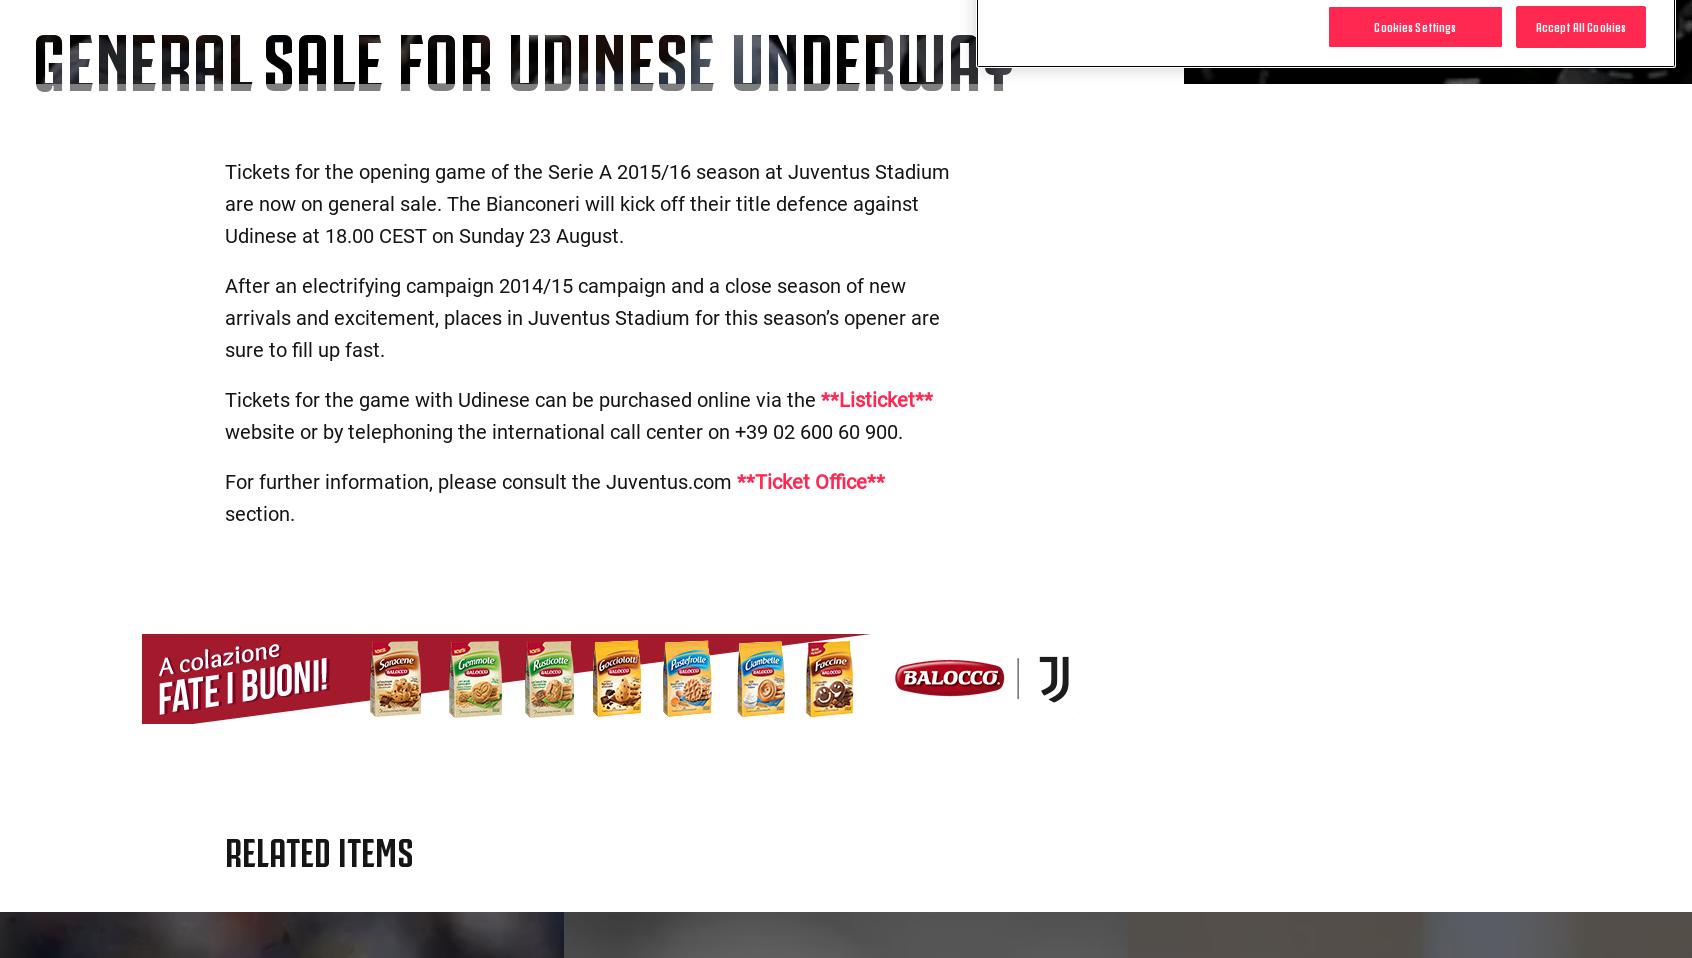 Image resolution: width=1692 pixels, height=958 pixels. What do you see at coordinates (586, 202) in the screenshot?
I see `'Tickets for the opening game of the Serie A 2015/16 season at Juventus Stadium are now on general sale. The Bianconeri will kick off their title defence against Udinese at 18.00 CEST on Sunday 23 August.'` at bounding box center [586, 202].